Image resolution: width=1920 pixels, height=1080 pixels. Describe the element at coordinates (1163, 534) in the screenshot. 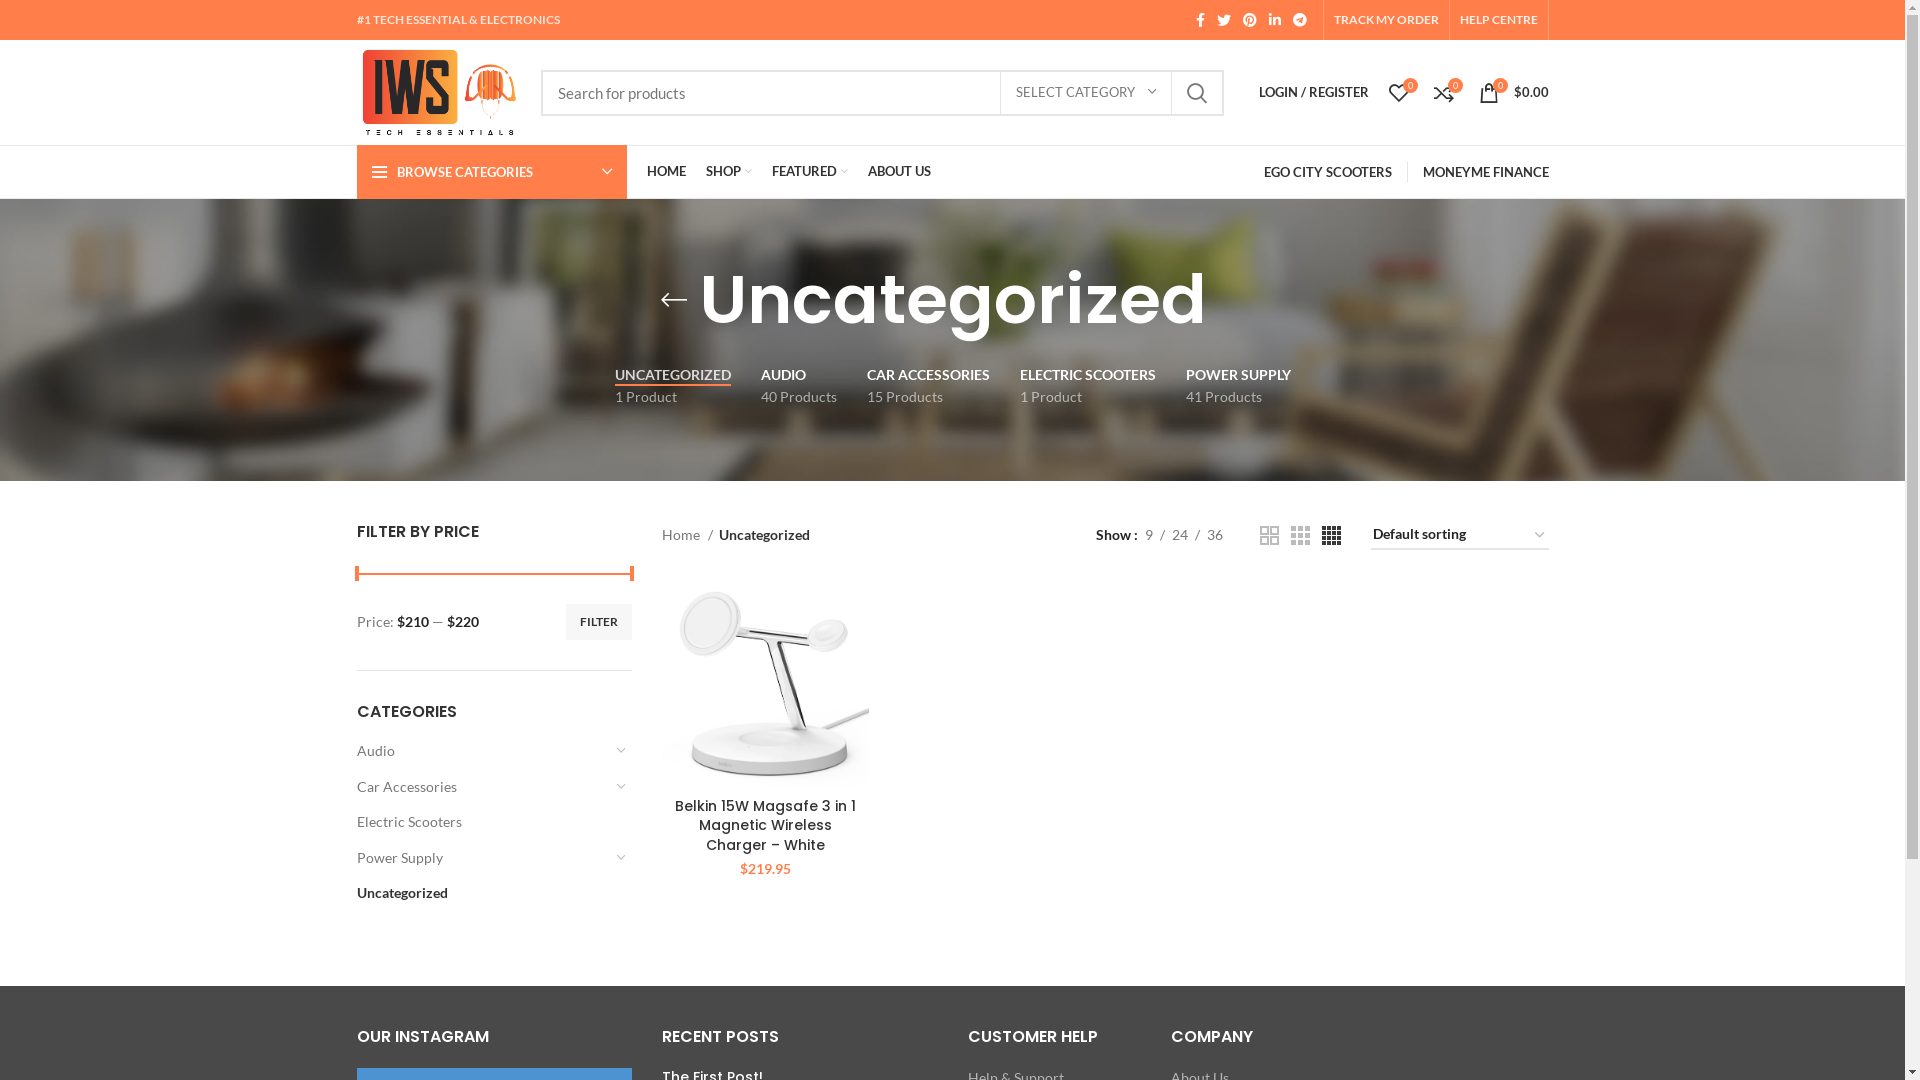

I see `'24'` at that location.